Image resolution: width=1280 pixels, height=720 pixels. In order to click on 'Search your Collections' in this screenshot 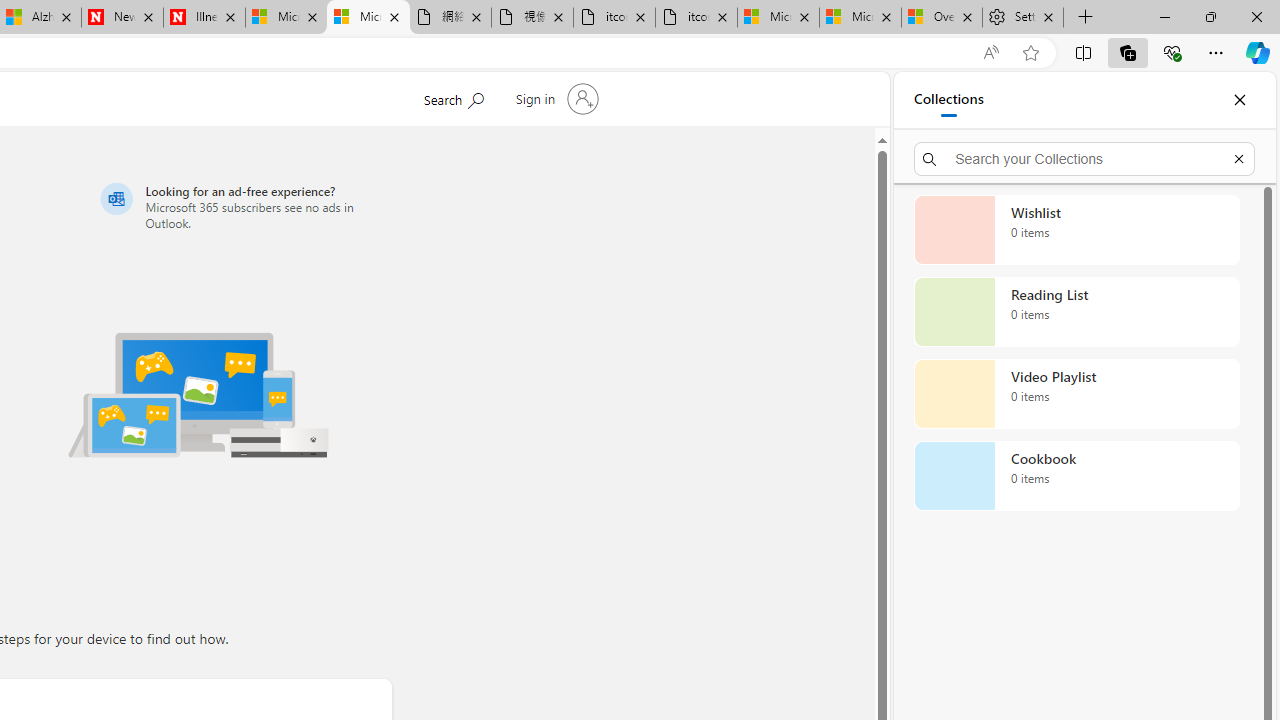, I will do `click(1083, 158)`.